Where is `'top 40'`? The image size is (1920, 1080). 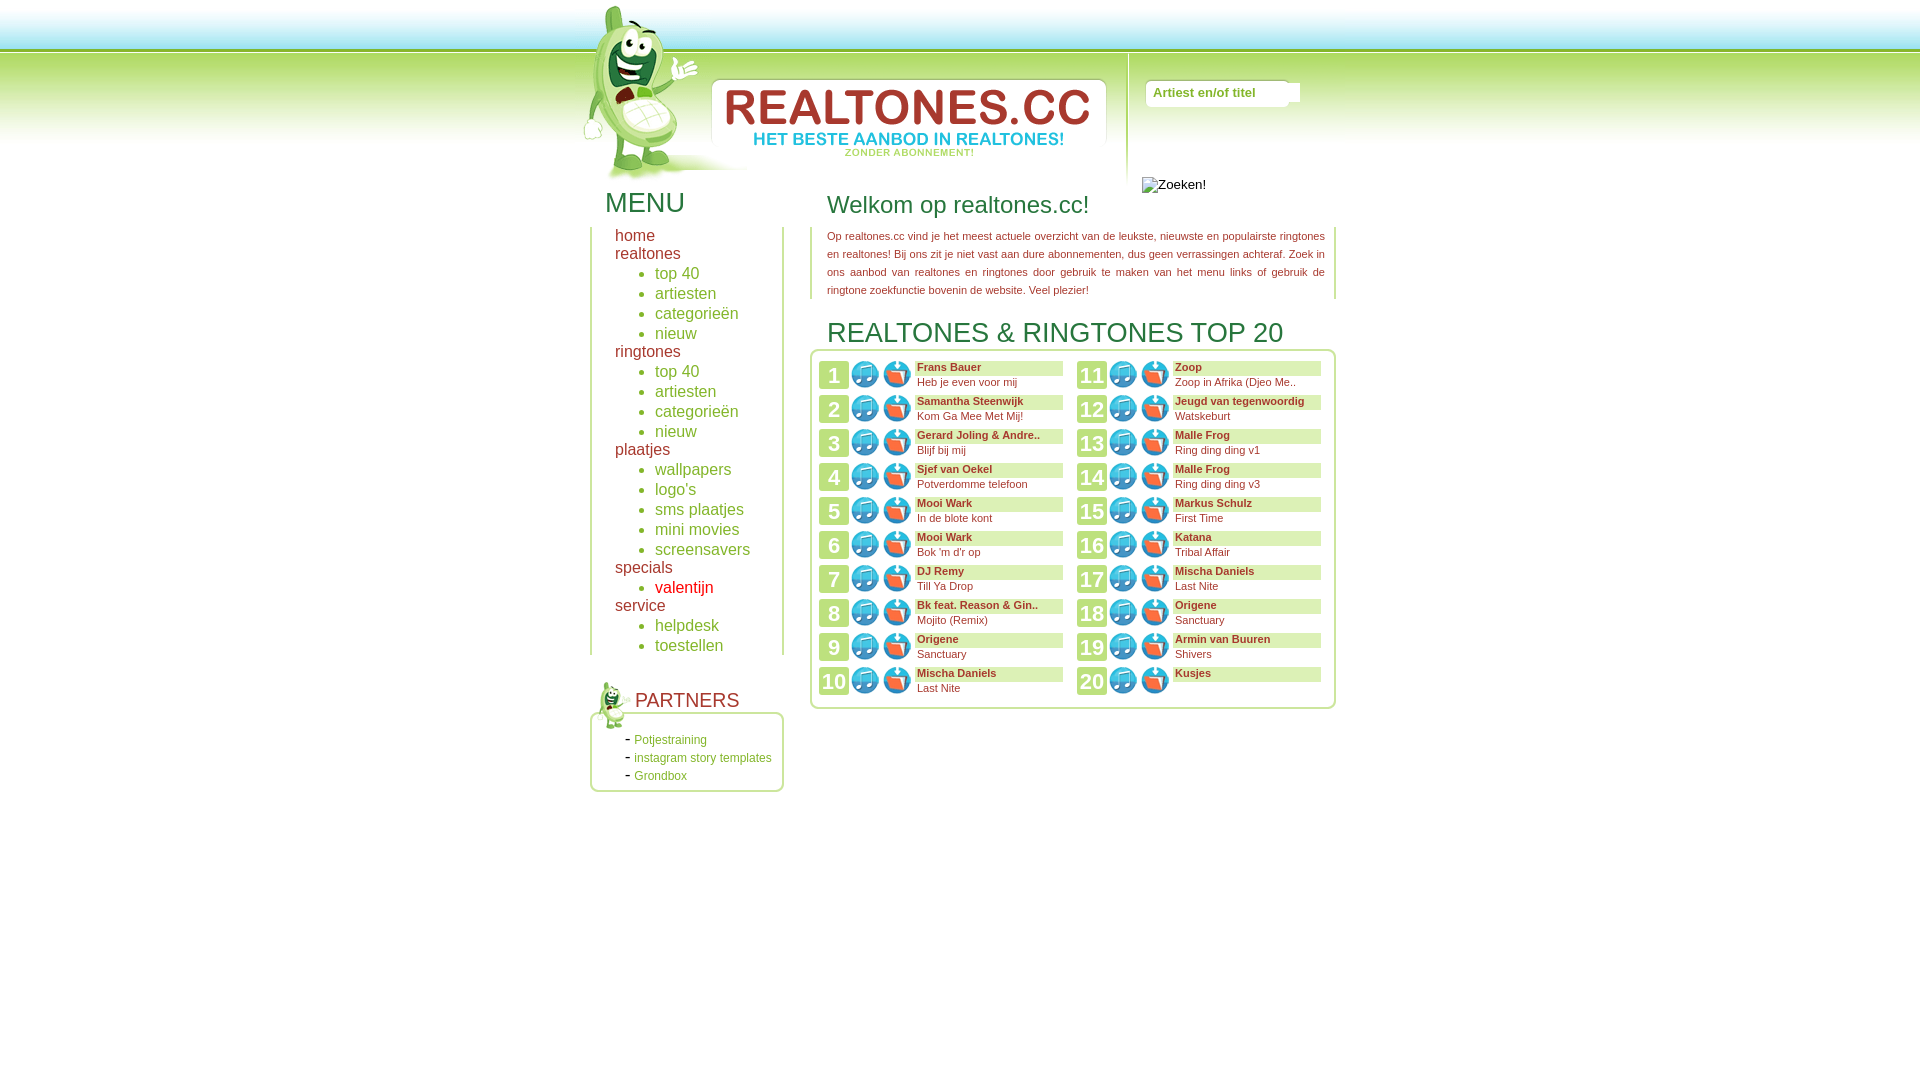 'top 40' is located at coordinates (676, 273).